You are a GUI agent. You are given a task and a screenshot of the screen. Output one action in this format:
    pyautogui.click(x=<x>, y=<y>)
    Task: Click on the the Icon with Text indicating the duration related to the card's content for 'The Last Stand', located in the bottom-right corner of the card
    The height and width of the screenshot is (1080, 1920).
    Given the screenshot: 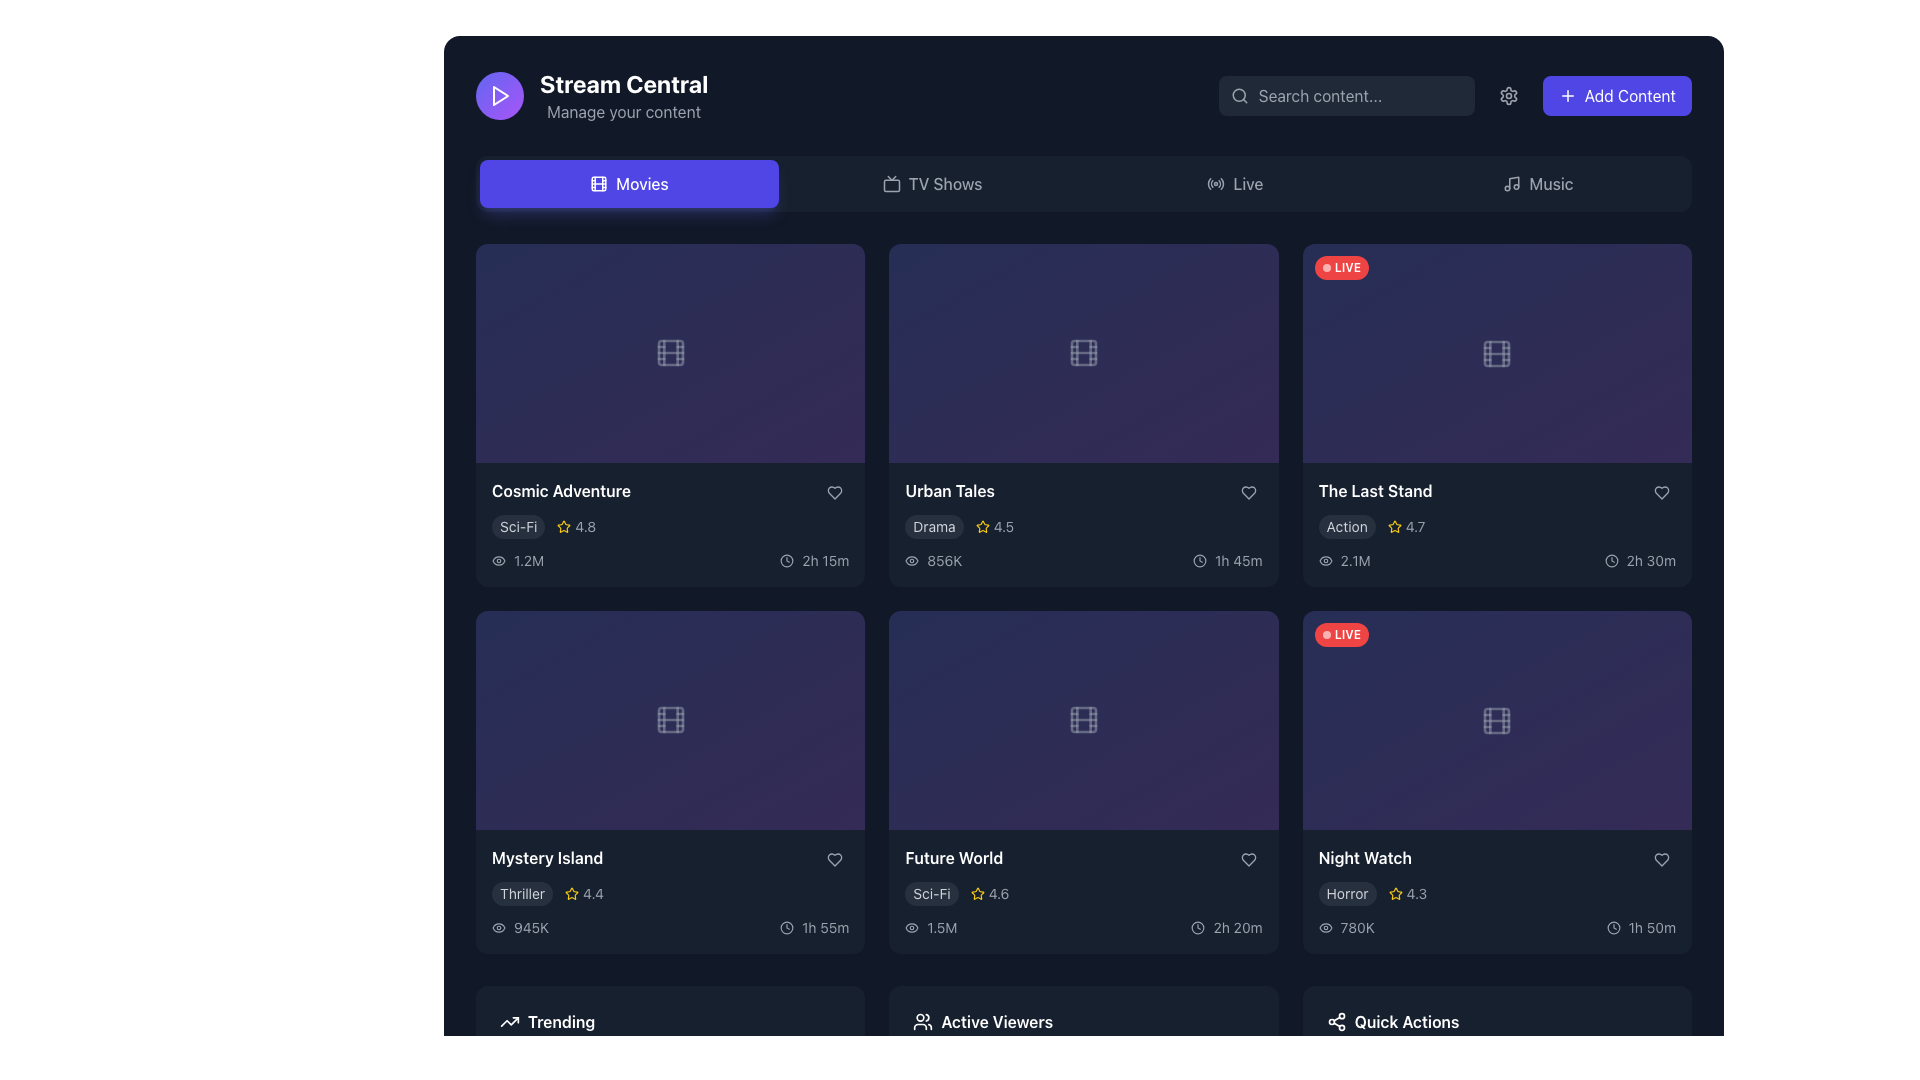 What is the action you would take?
    pyautogui.click(x=1640, y=560)
    